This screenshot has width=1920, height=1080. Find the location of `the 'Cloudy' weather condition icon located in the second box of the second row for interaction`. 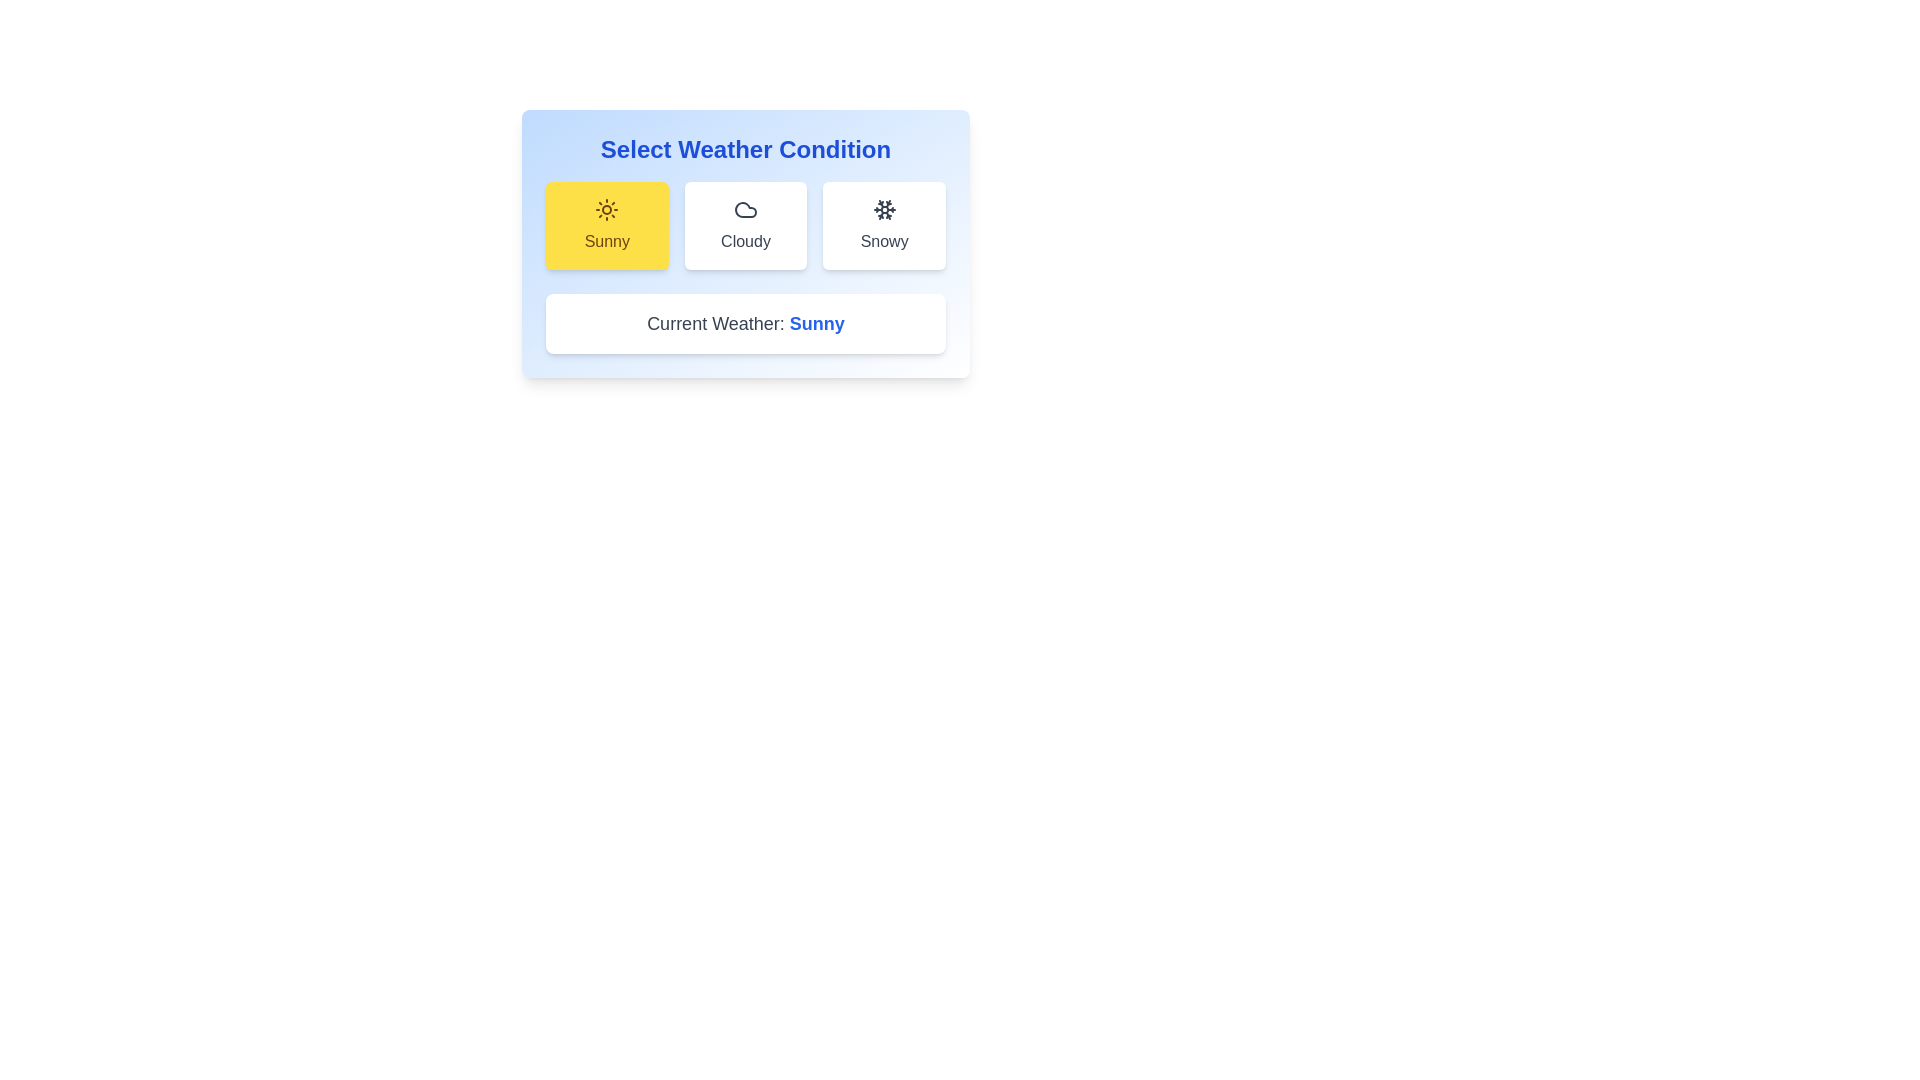

the 'Cloudy' weather condition icon located in the second box of the second row for interaction is located at coordinates (744, 209).